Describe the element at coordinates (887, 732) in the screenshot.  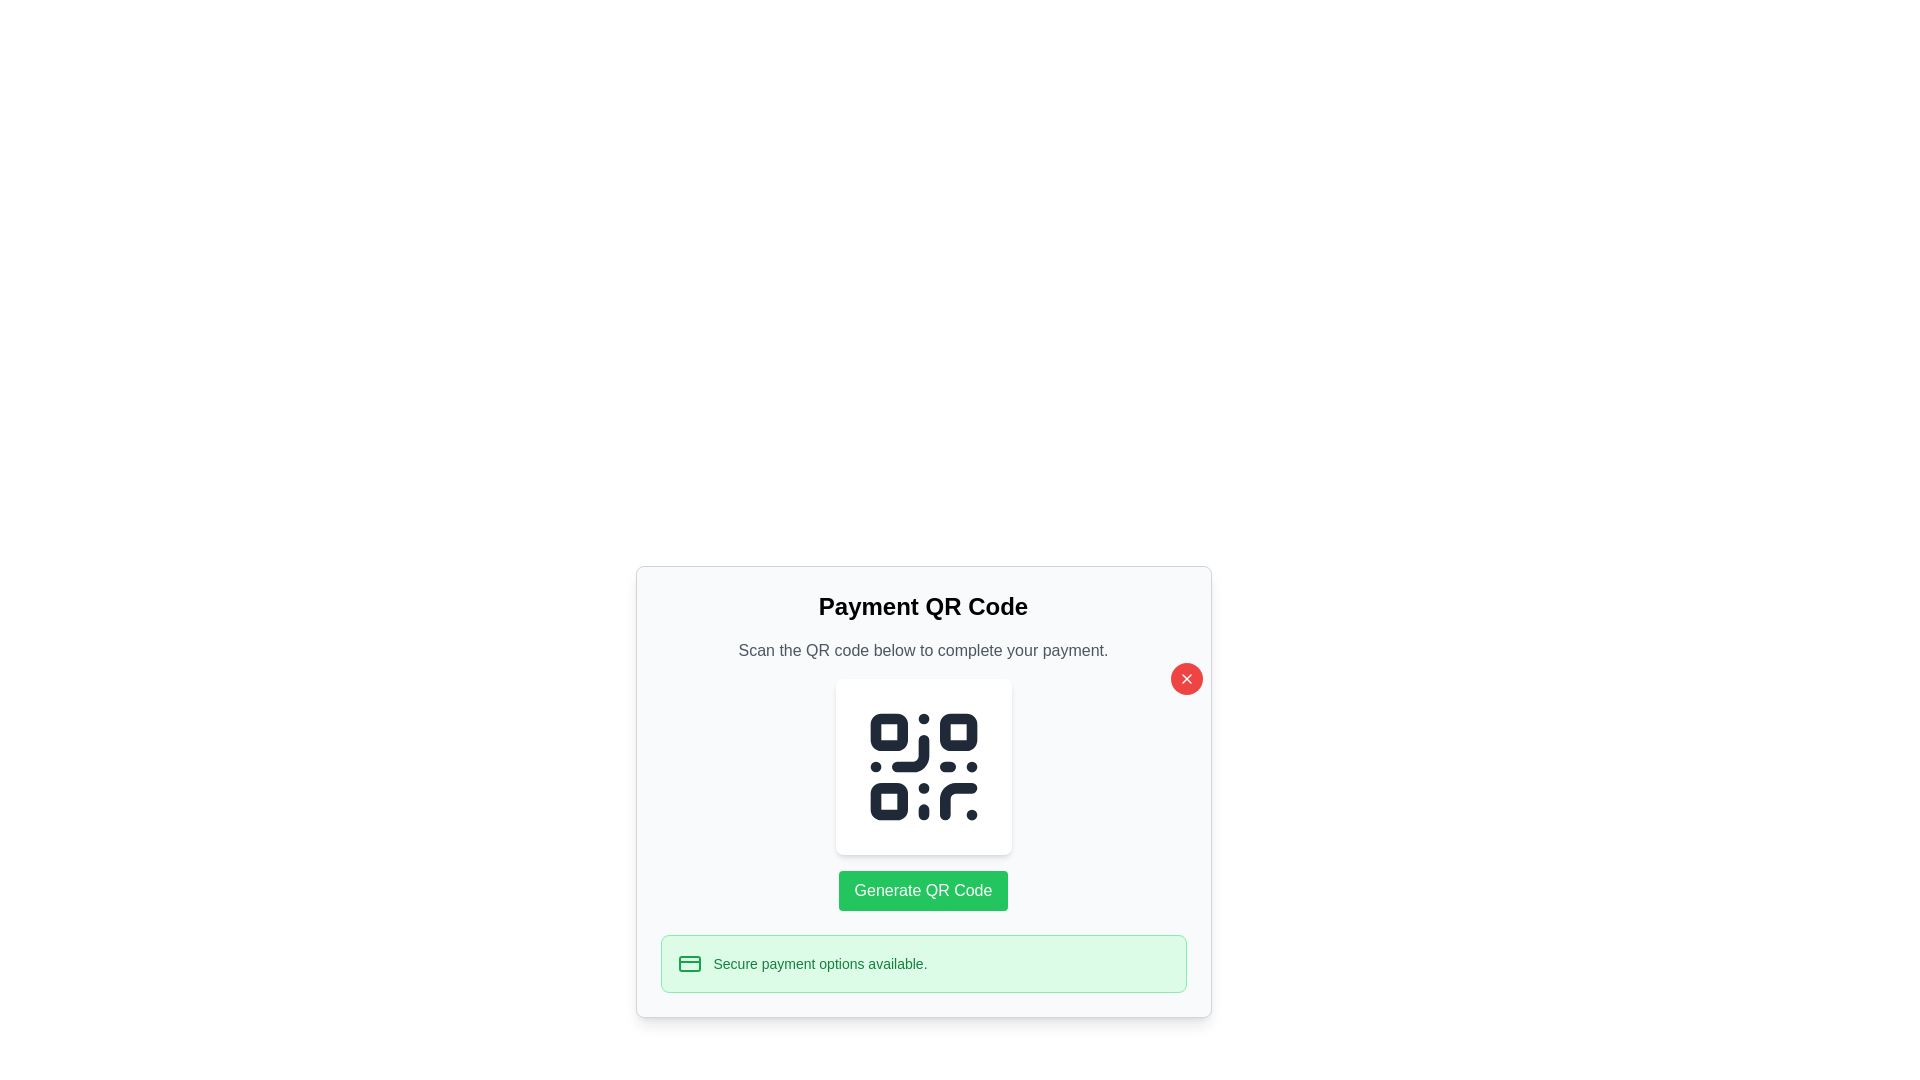
I see `the small black square with rounded corners located in the upper-left quadrant of the QR code design` at that location.